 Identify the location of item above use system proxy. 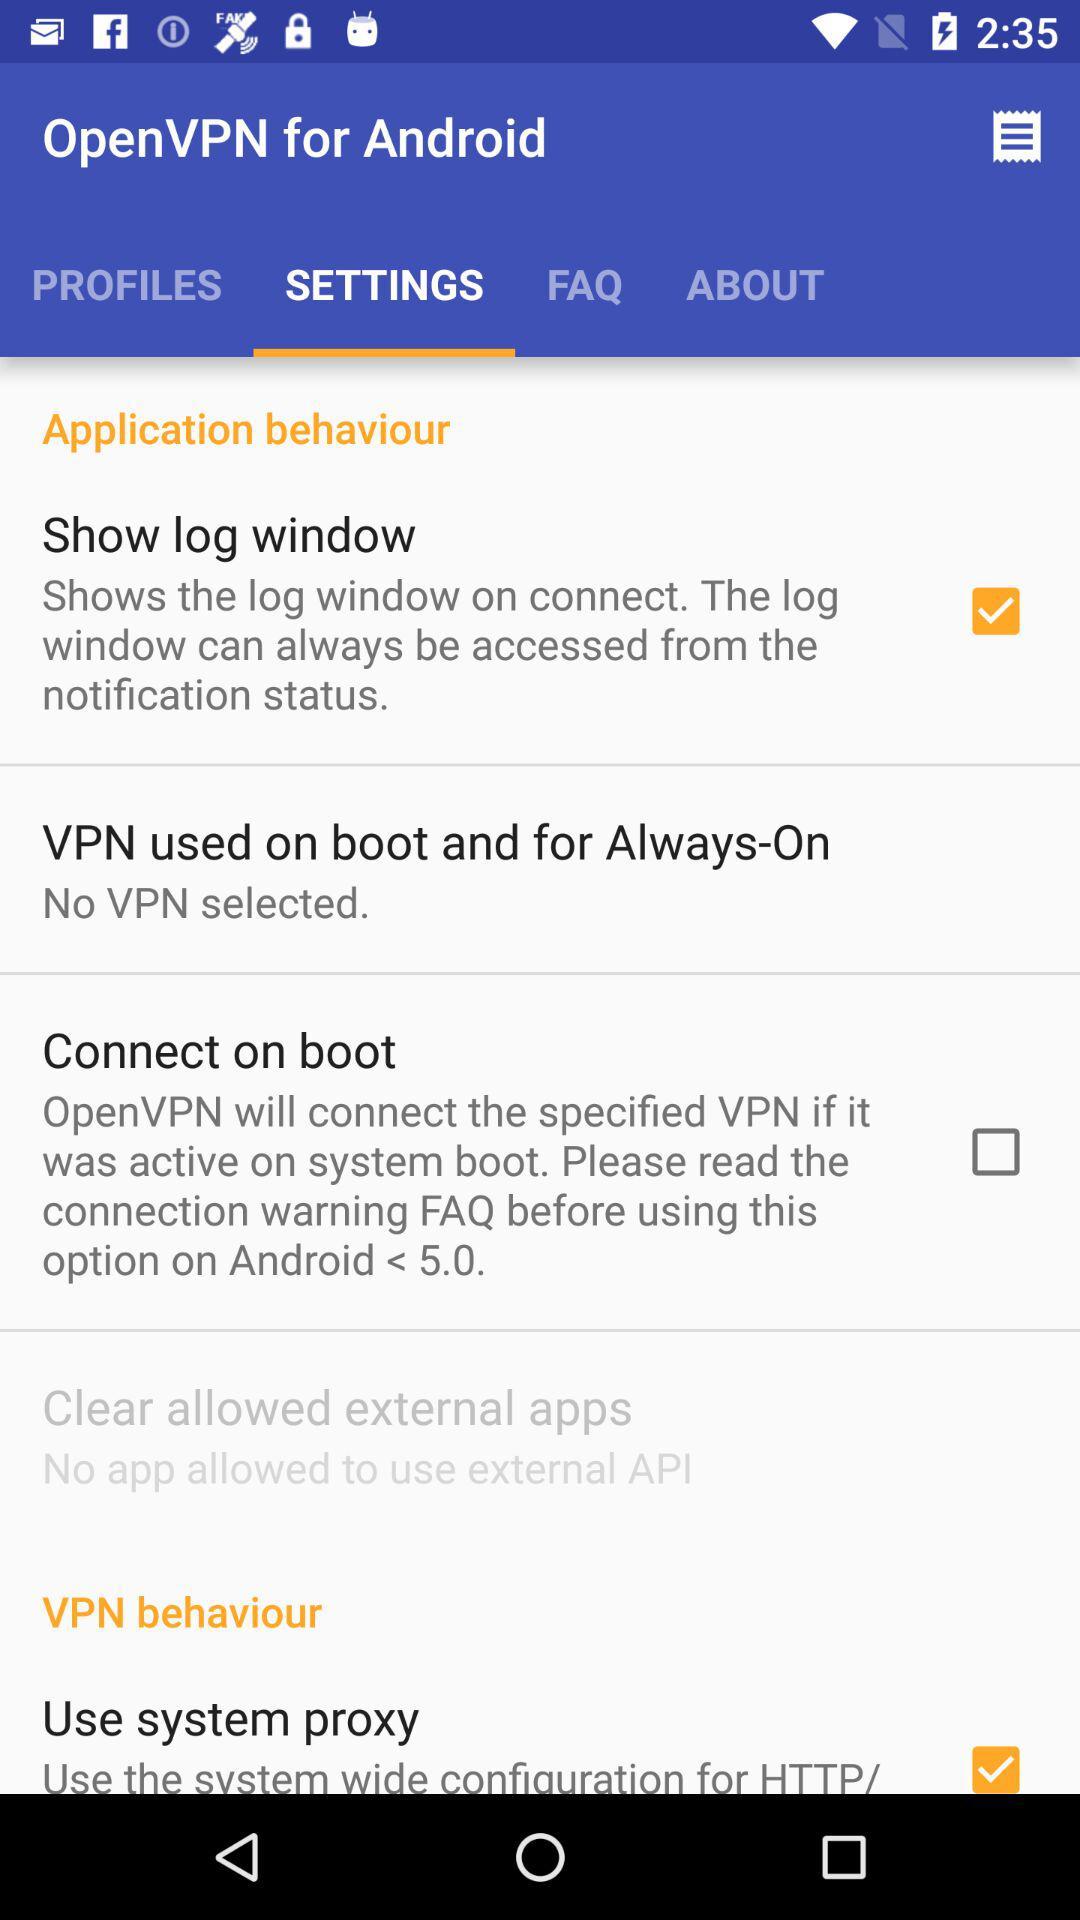
(540, 1588).